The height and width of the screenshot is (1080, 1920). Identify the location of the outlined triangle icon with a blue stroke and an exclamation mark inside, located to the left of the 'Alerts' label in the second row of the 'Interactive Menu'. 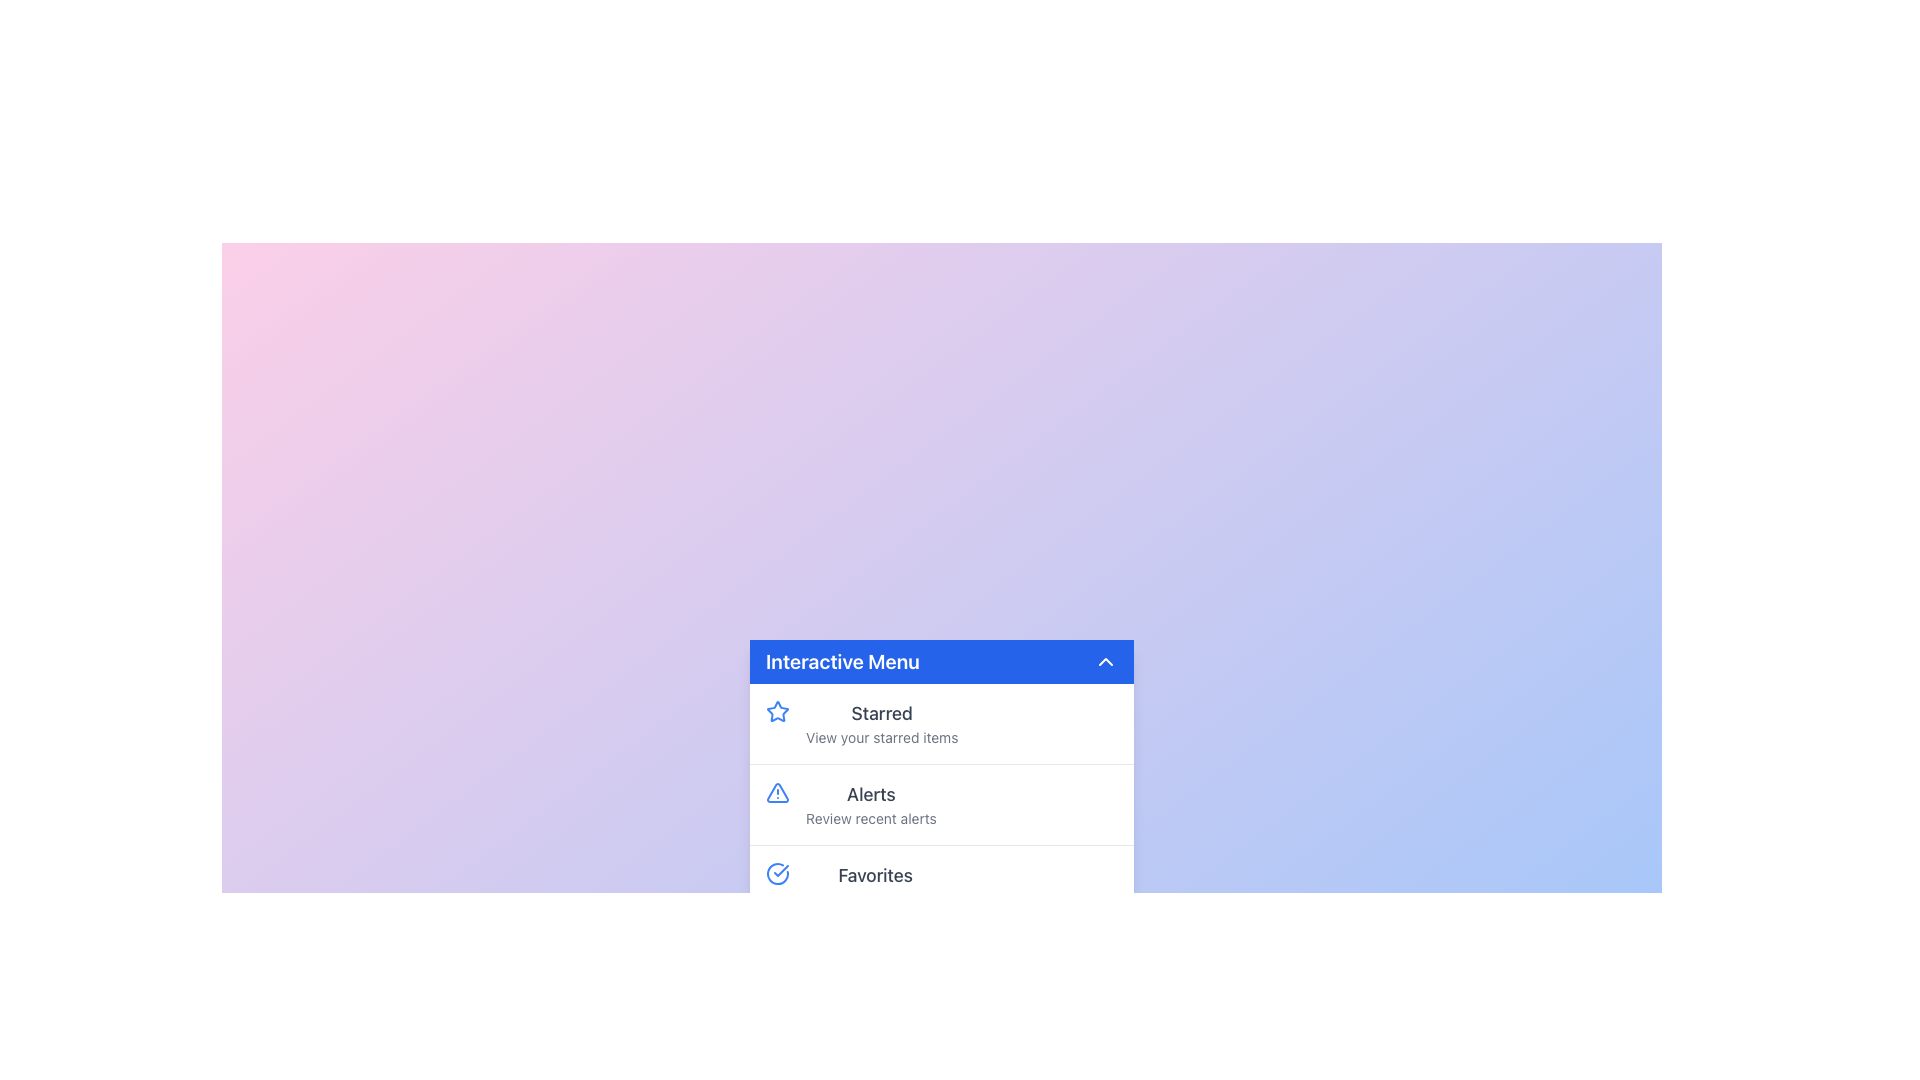
(776, 792).